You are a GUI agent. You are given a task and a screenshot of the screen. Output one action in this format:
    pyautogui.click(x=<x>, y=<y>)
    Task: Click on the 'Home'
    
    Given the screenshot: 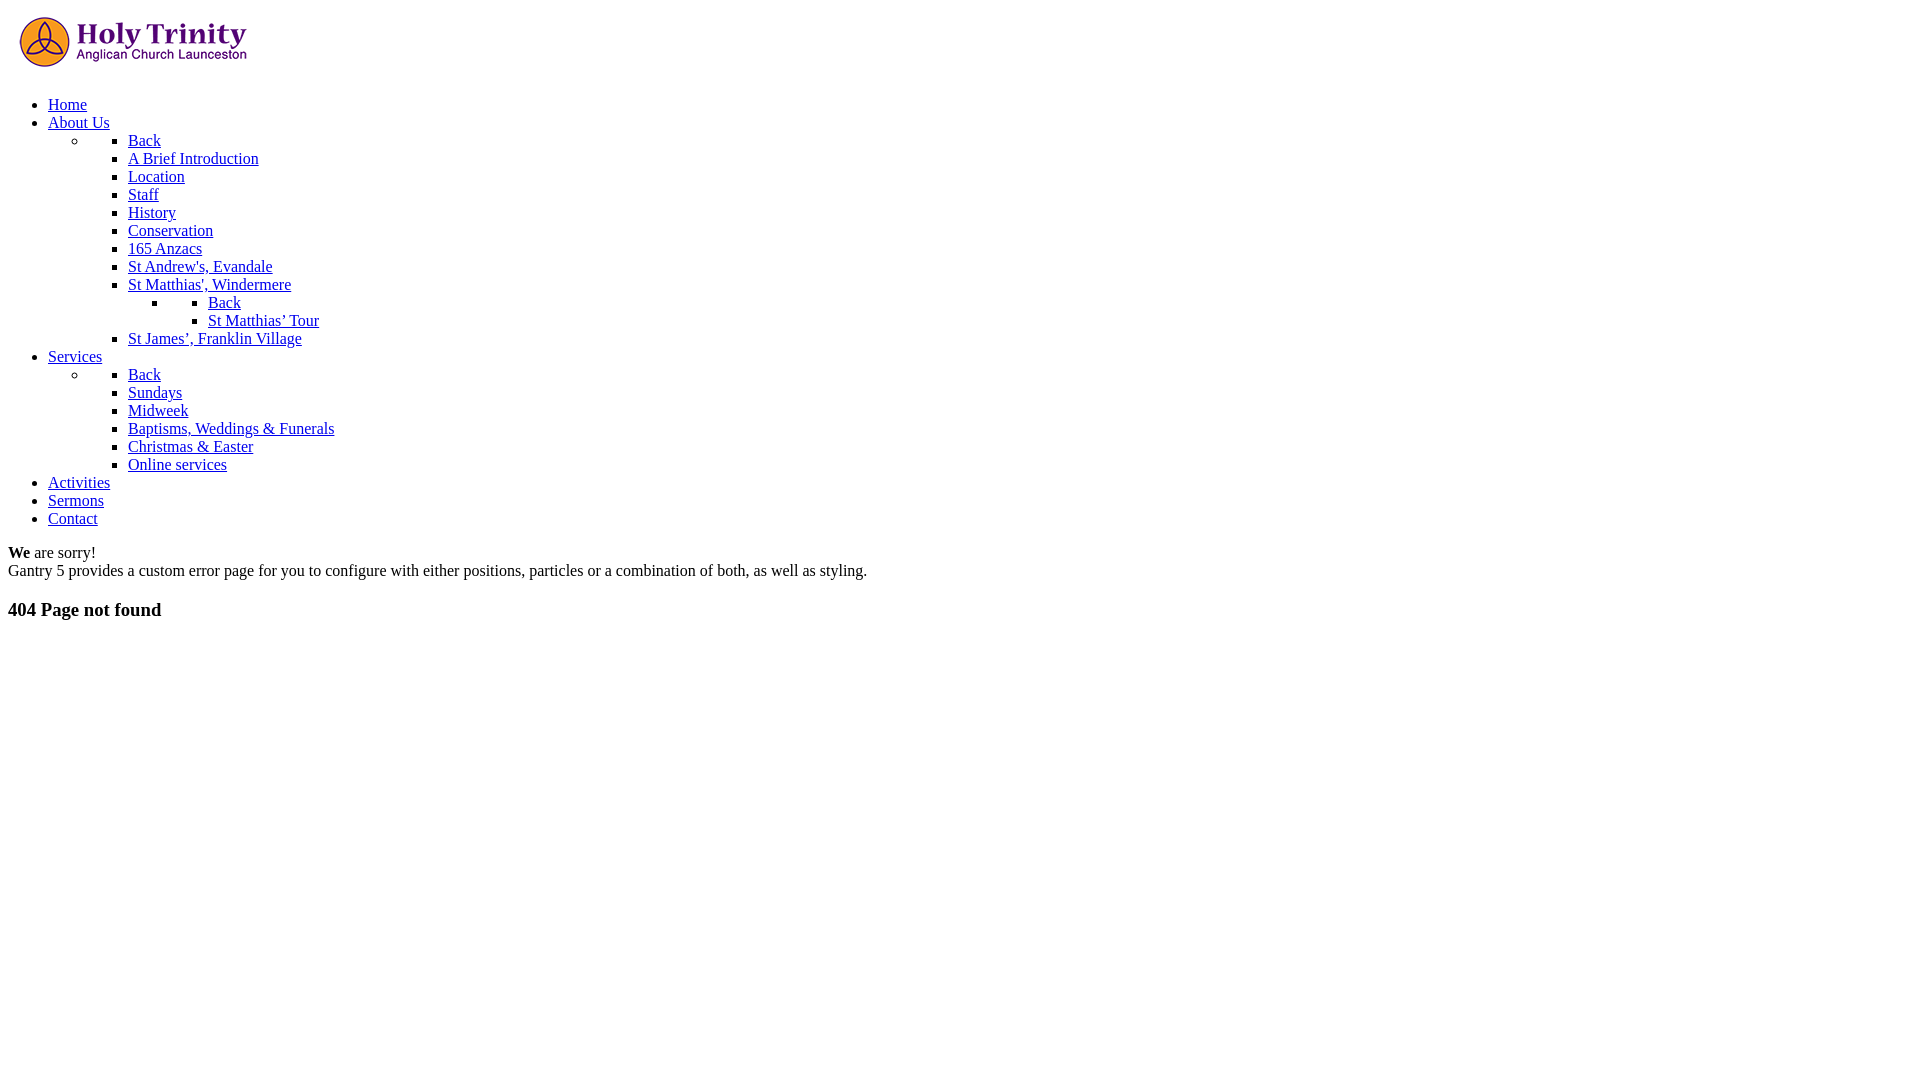 What is the action you would take?
    pyautogui.click(x=48, y=104)
    